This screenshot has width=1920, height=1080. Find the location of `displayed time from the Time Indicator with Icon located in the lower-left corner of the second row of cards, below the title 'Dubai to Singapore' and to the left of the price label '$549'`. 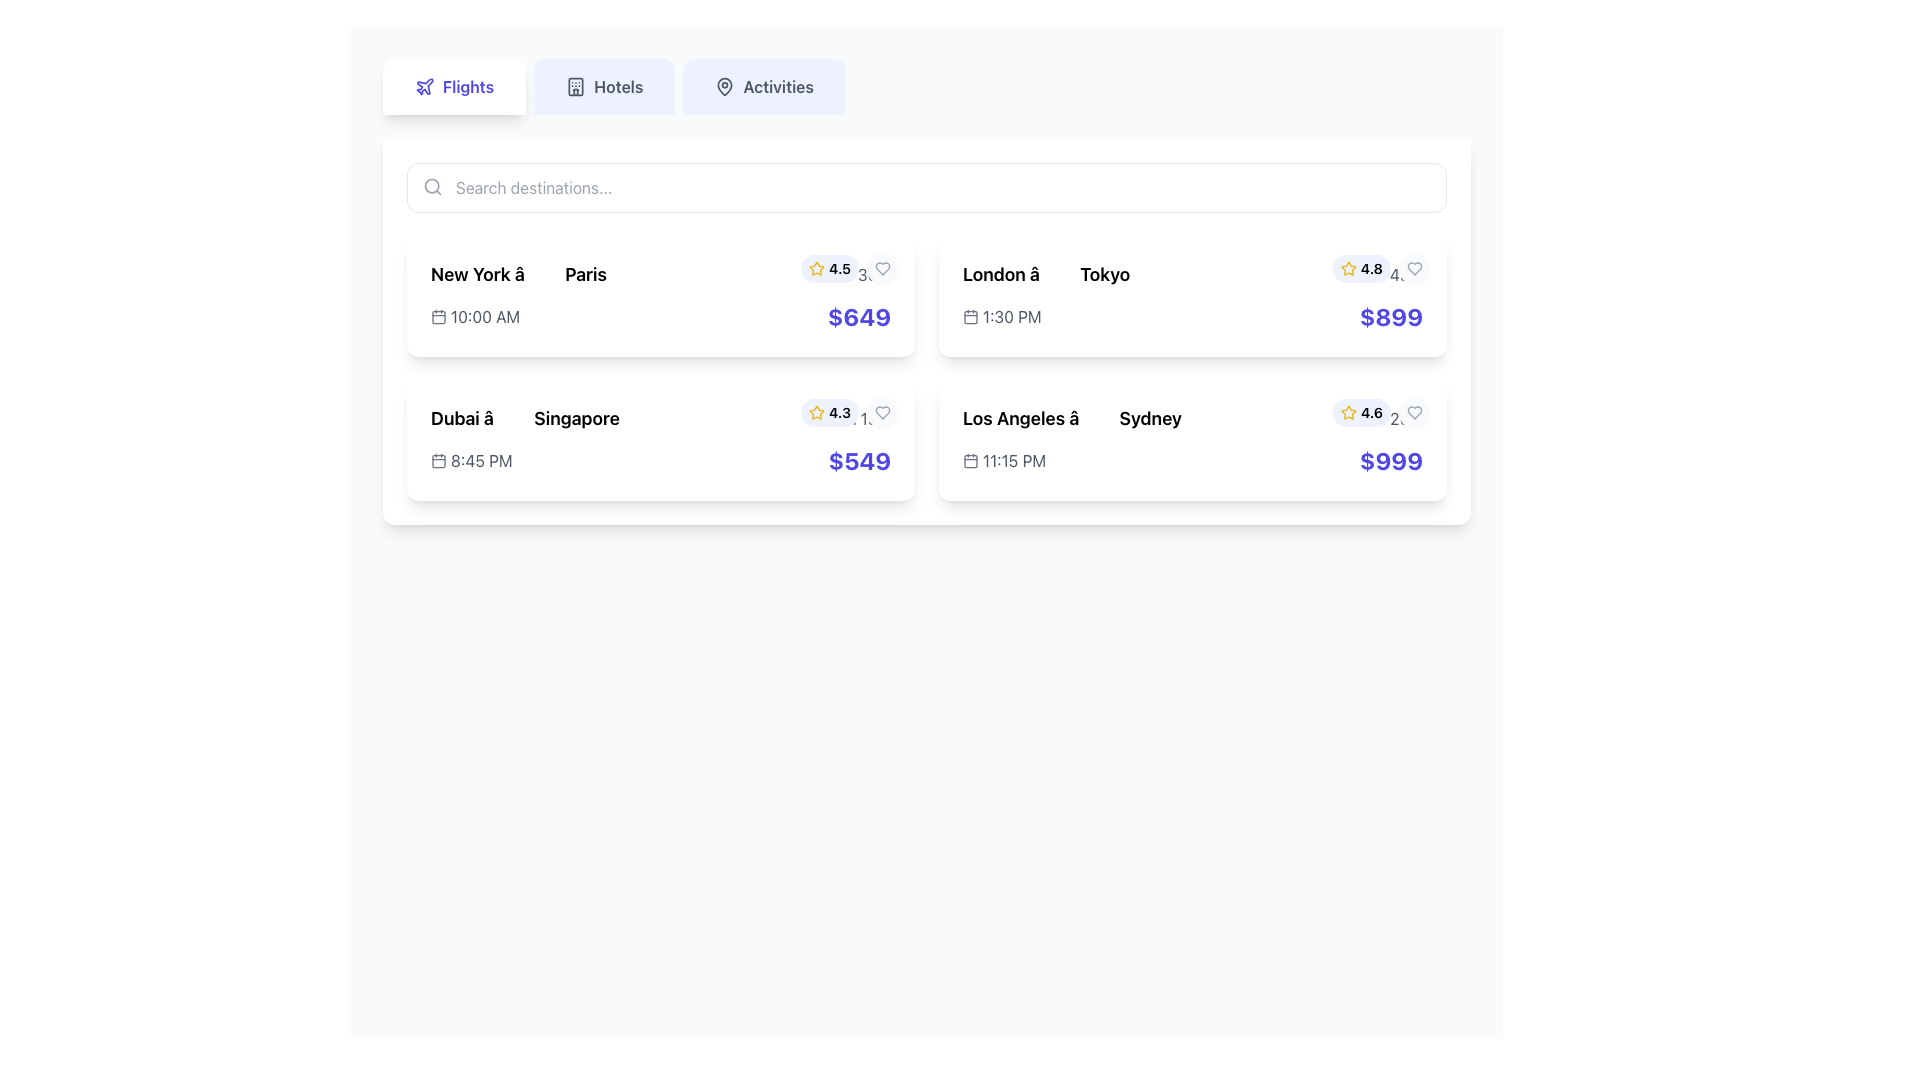

displayed time from the Time Indicator with Icon located in the lower-left corner of the second row of cards, below the title 'Dubai to Singapore' and to the left of the price label '$549' is located at coordinates (470, 461).